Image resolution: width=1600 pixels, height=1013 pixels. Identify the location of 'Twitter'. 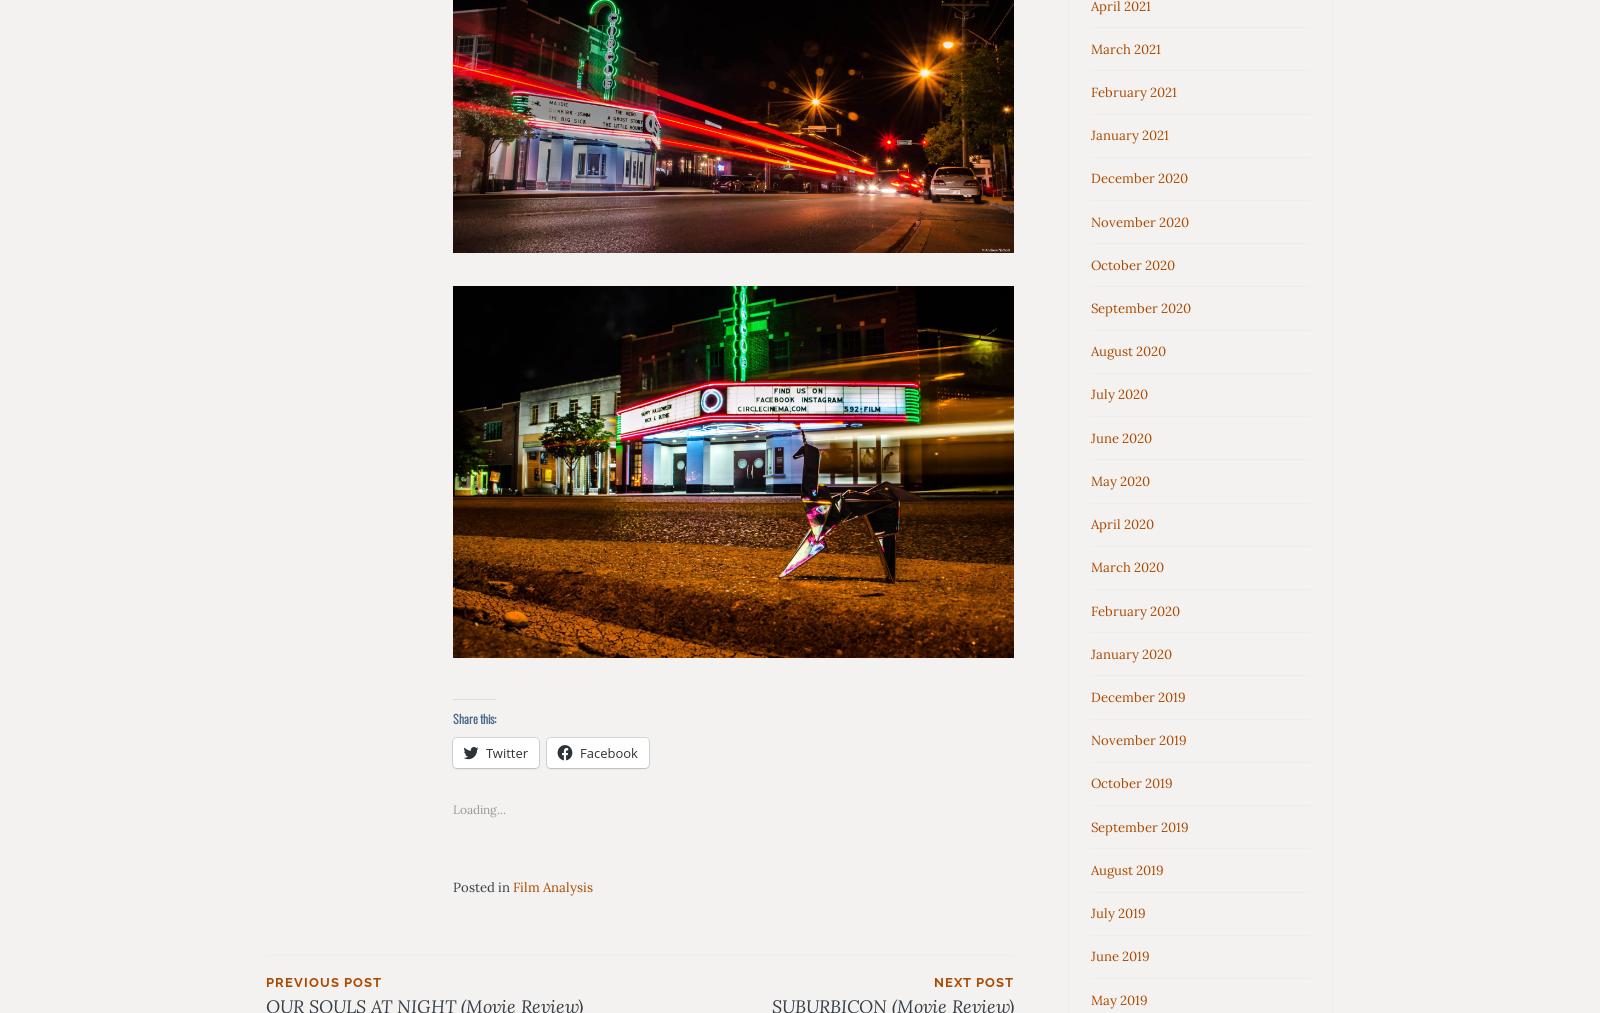
(505, 752).